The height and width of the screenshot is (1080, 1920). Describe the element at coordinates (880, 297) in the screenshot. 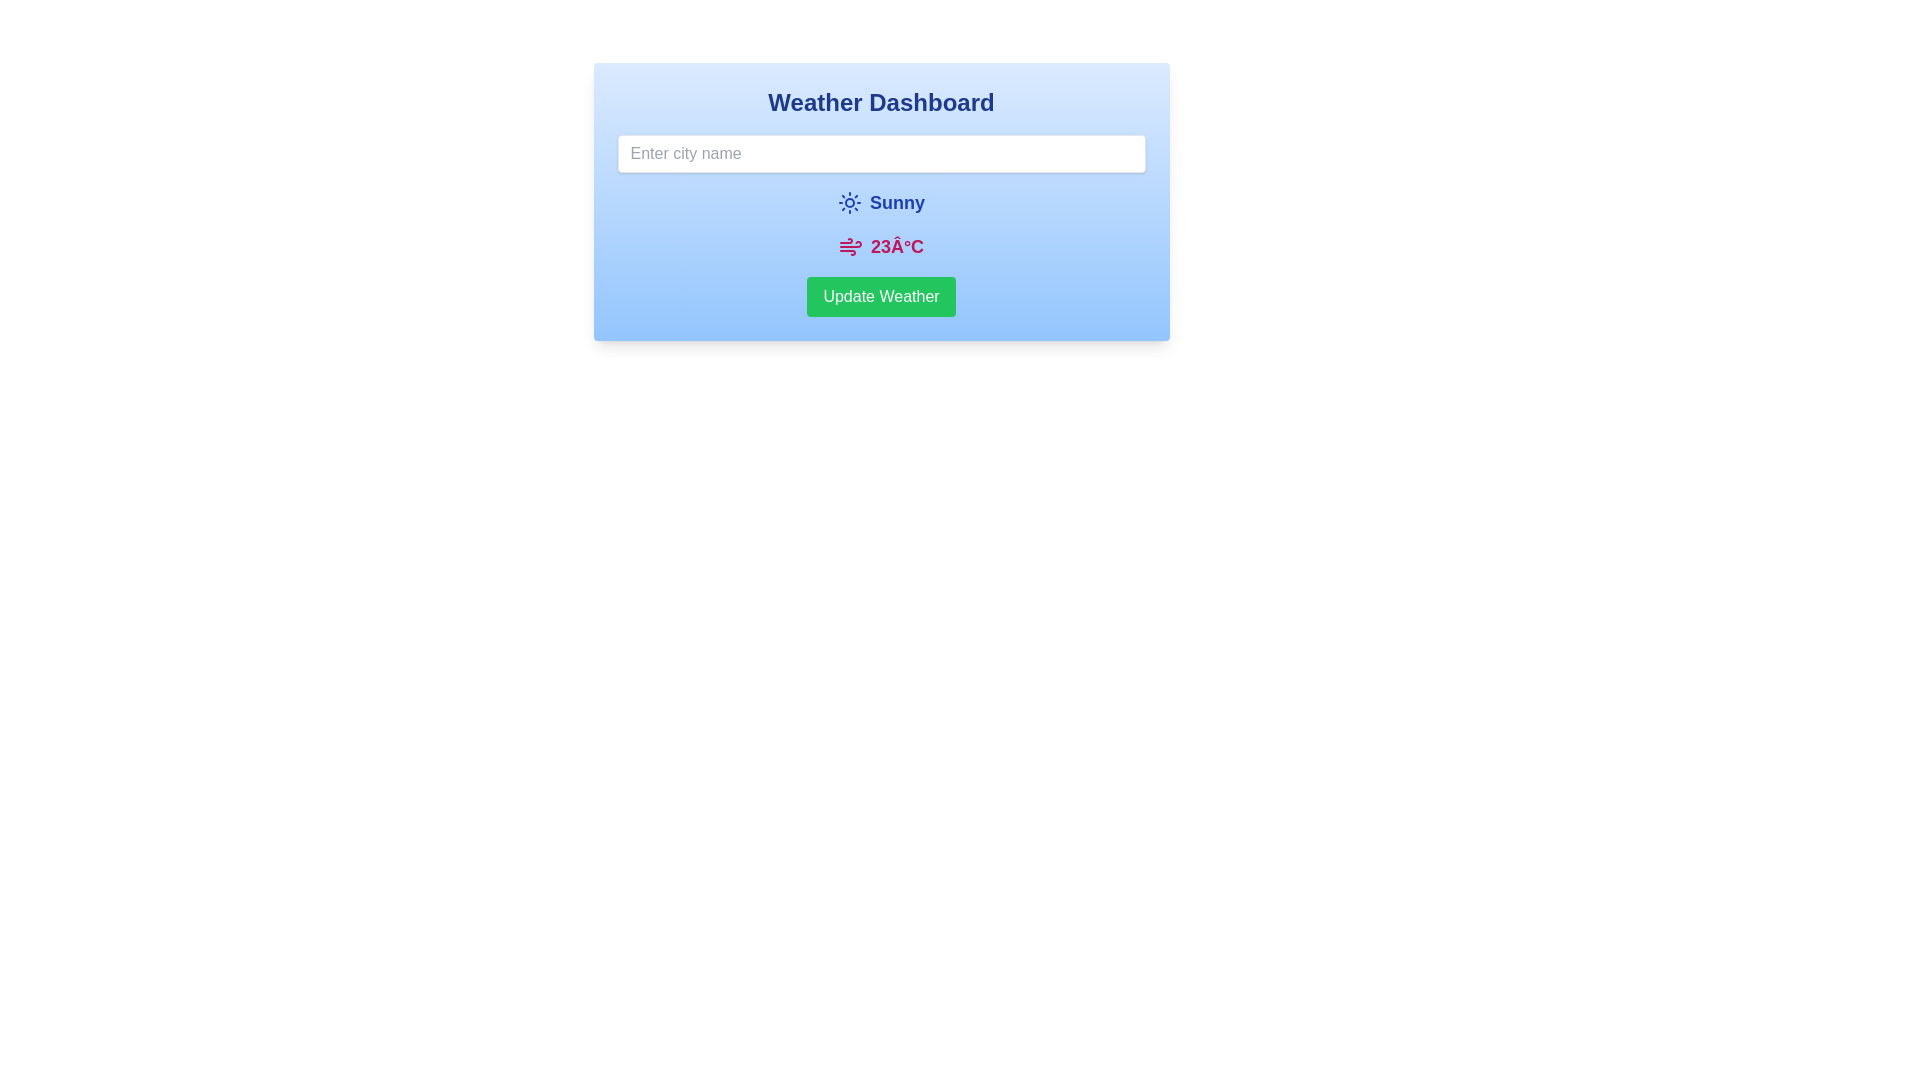

I see `the rectangular button with a green background and white text that reads 'Update Weather' to trigger hover effects` at that location.